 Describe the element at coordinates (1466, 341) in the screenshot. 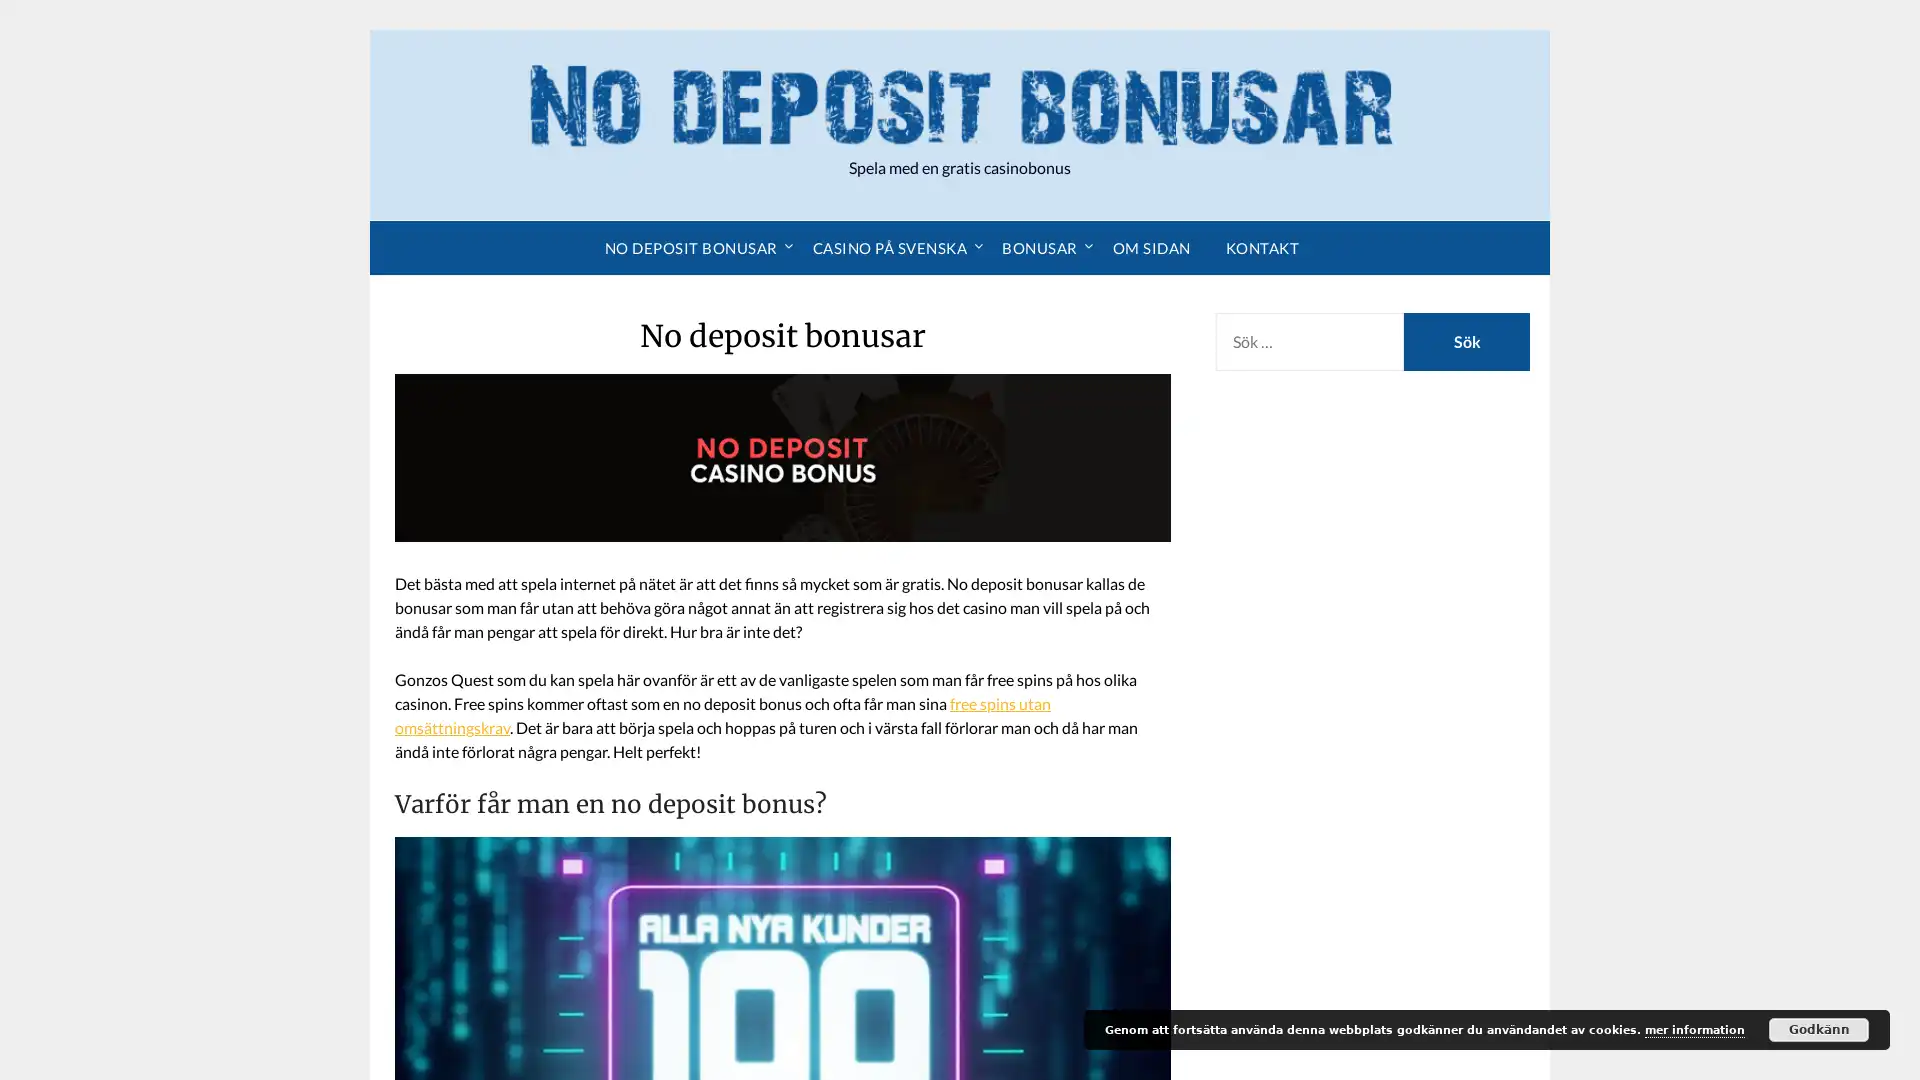

I see `Sok` at that location.